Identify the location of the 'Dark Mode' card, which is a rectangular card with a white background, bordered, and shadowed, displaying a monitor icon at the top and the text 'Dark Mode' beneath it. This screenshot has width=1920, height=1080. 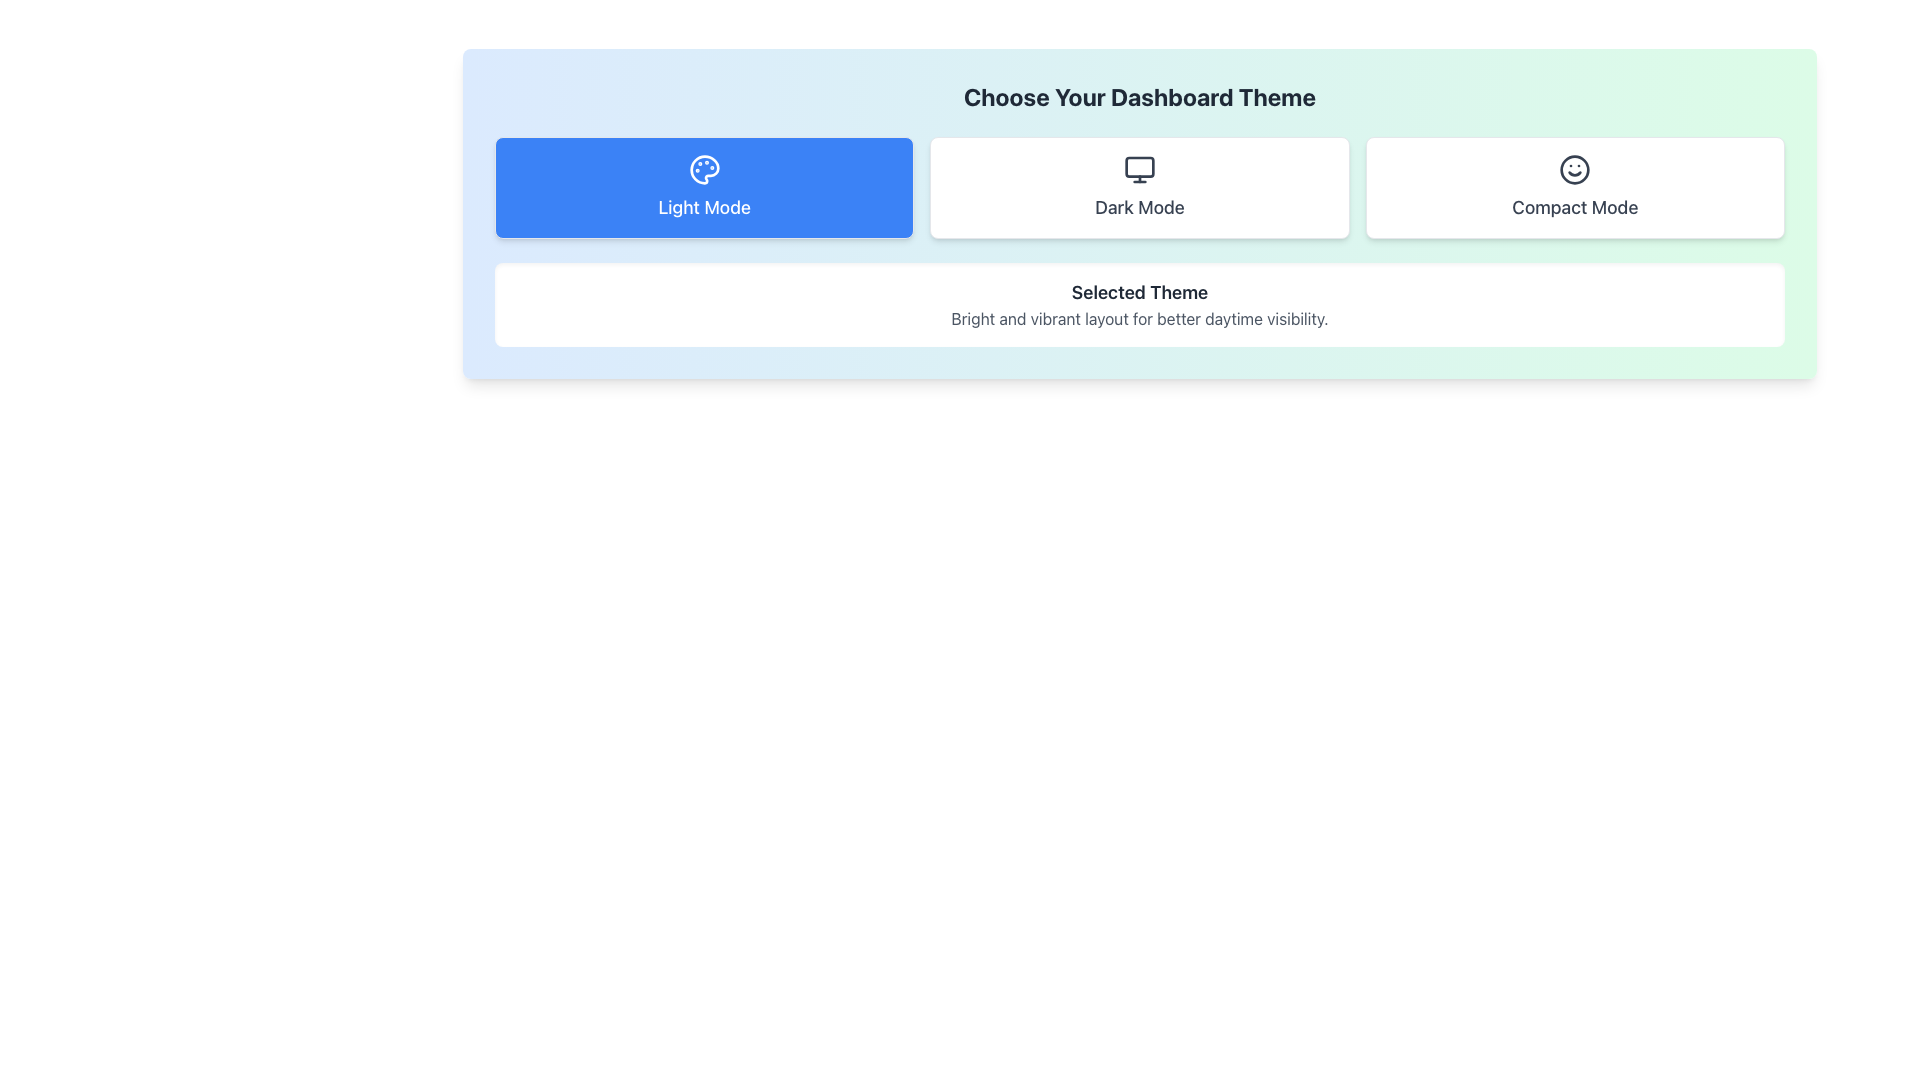
(1139, 188).